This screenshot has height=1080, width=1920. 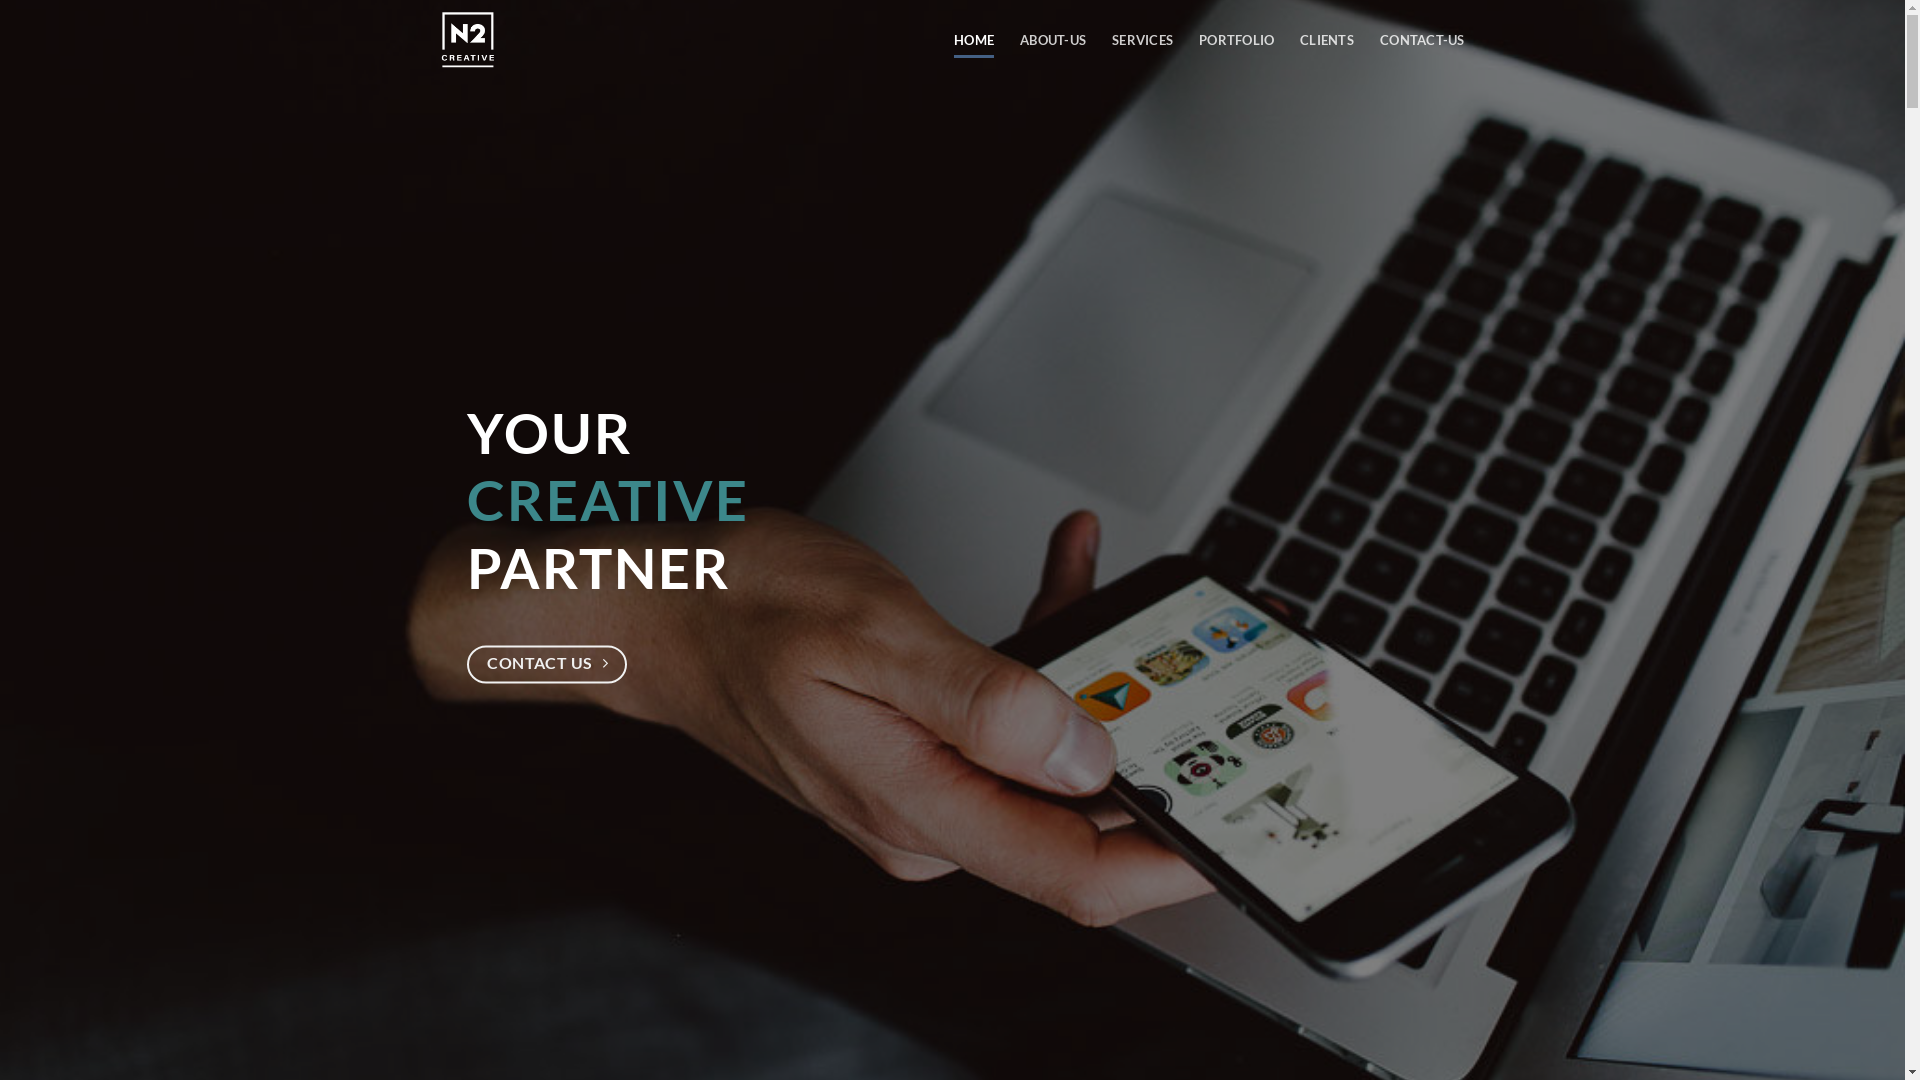 What do you see at coordinates (974, 39) in the screenshot?
I see `'HOME'` at bounding box center [974, 39].